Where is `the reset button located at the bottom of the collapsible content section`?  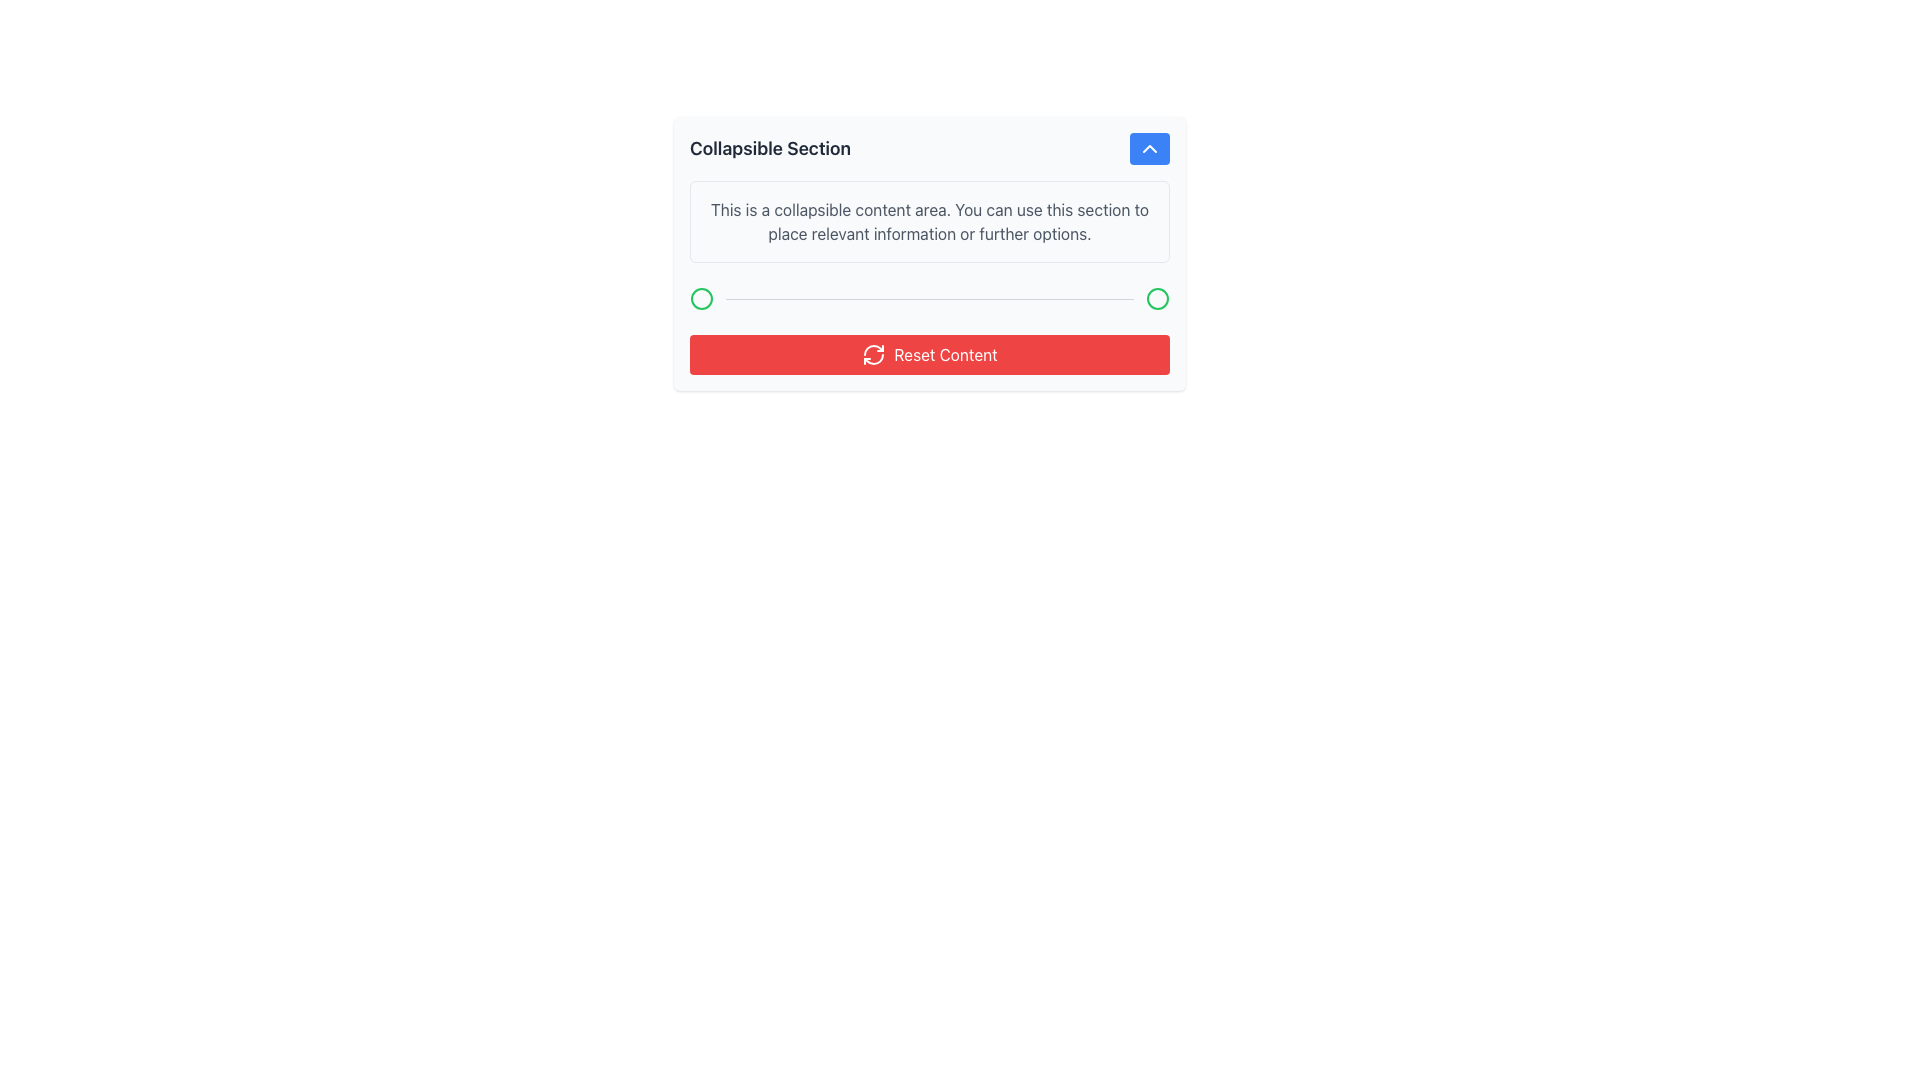 the reset button located at the bottom of the collapsible content section is located at coordinates (929, 353).